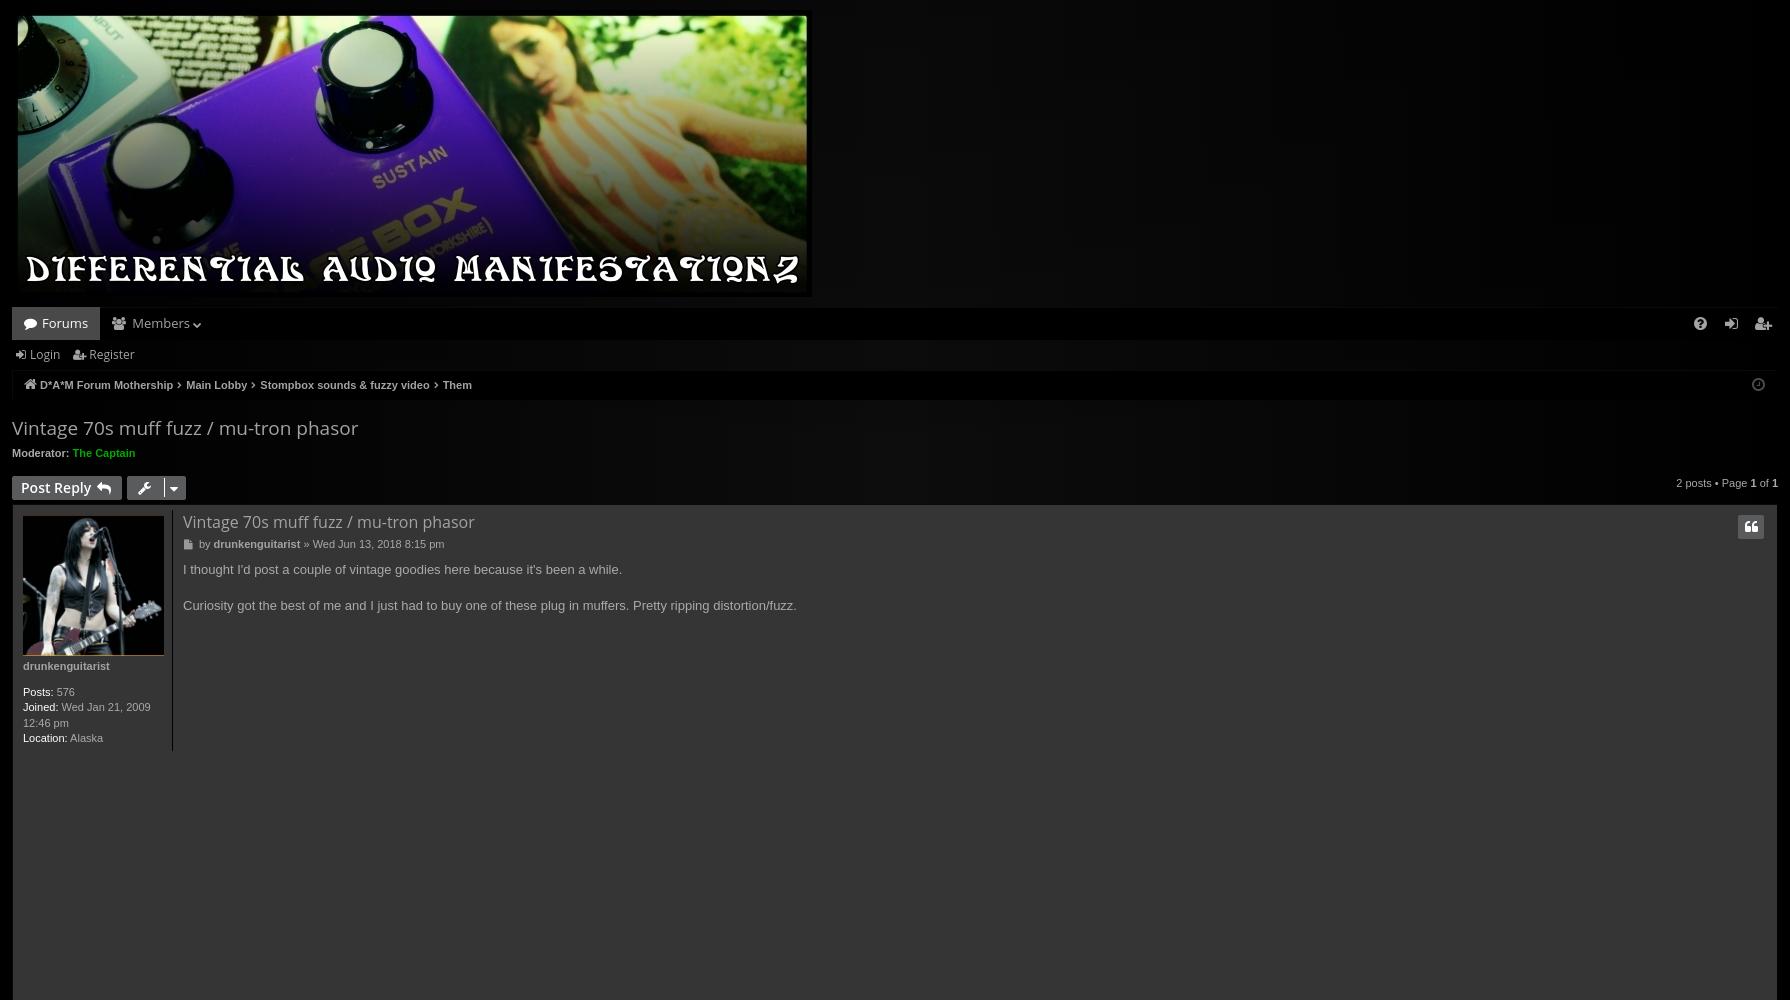 The image size is (1790, 1000). I want to click on 'Alaska', so click(85, 736).